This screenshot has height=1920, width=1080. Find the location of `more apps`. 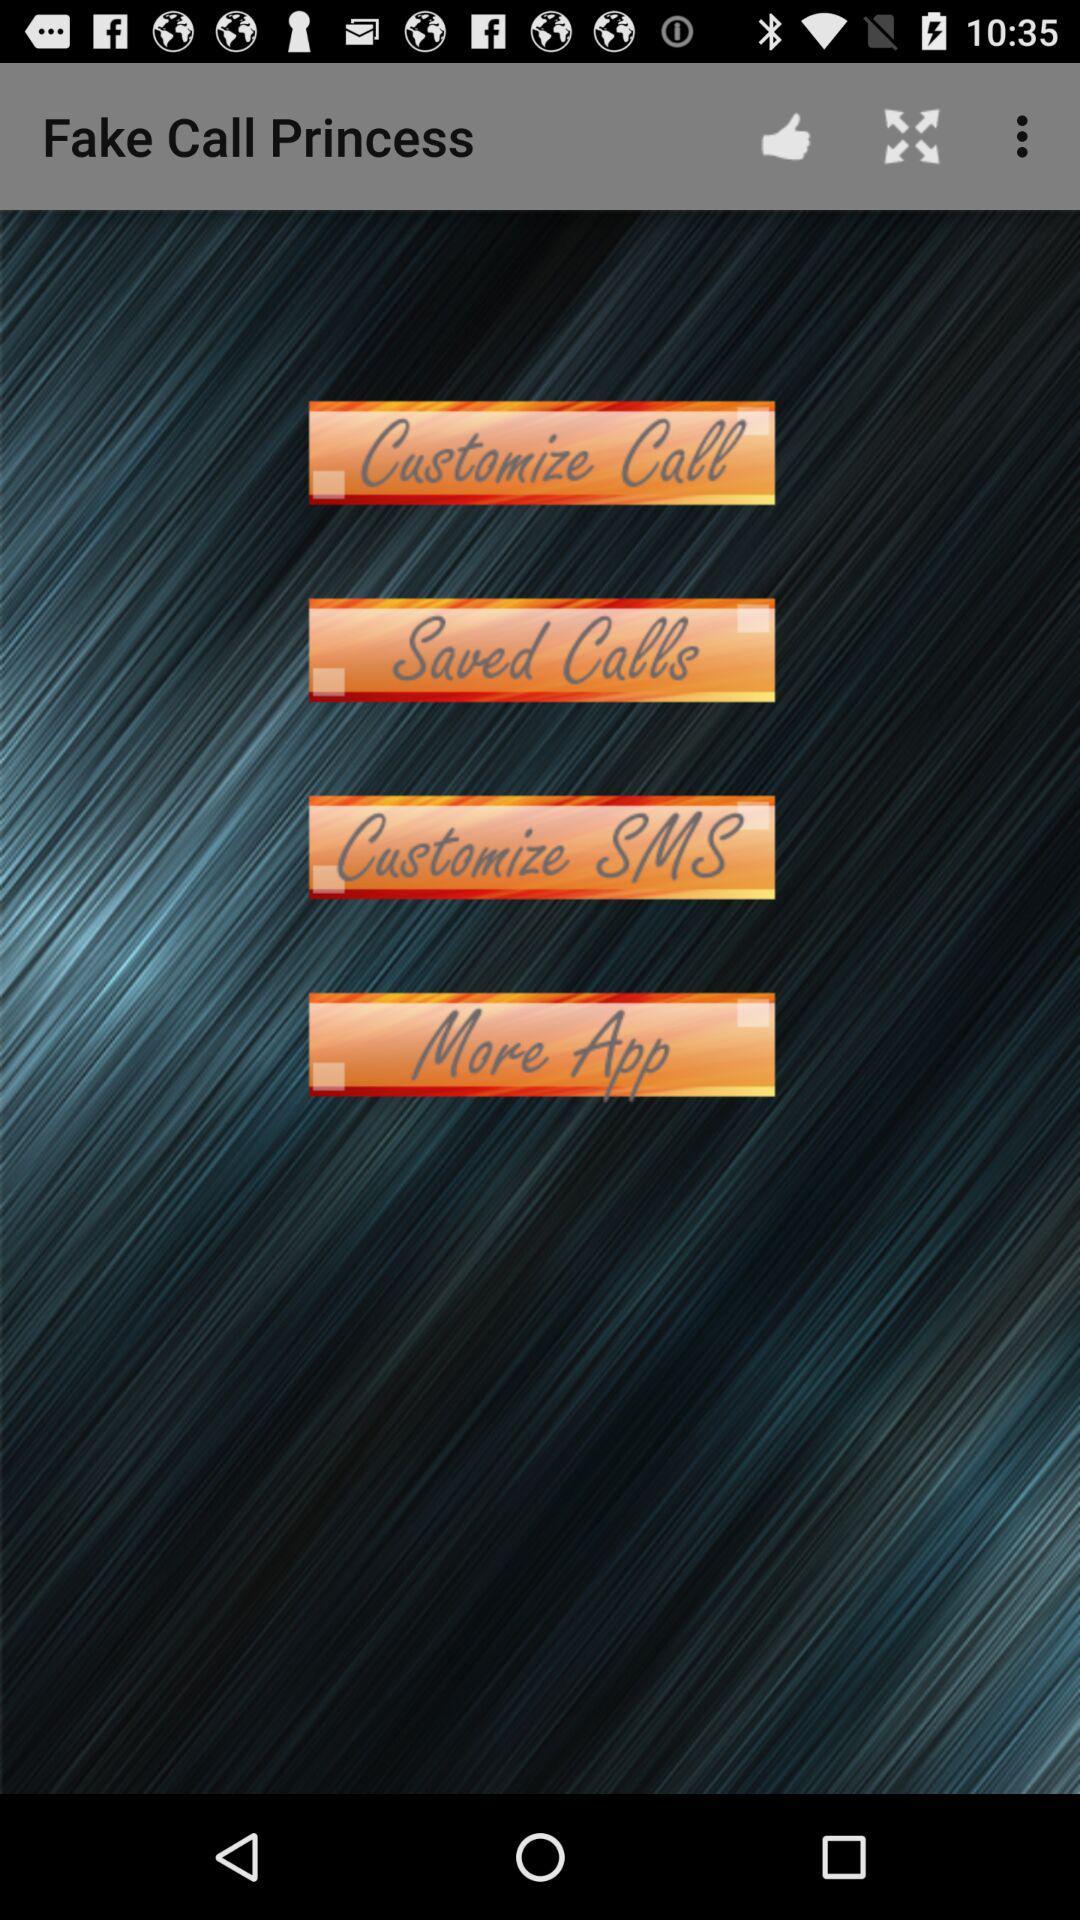

more apps is located at coordinates (540, 1043).